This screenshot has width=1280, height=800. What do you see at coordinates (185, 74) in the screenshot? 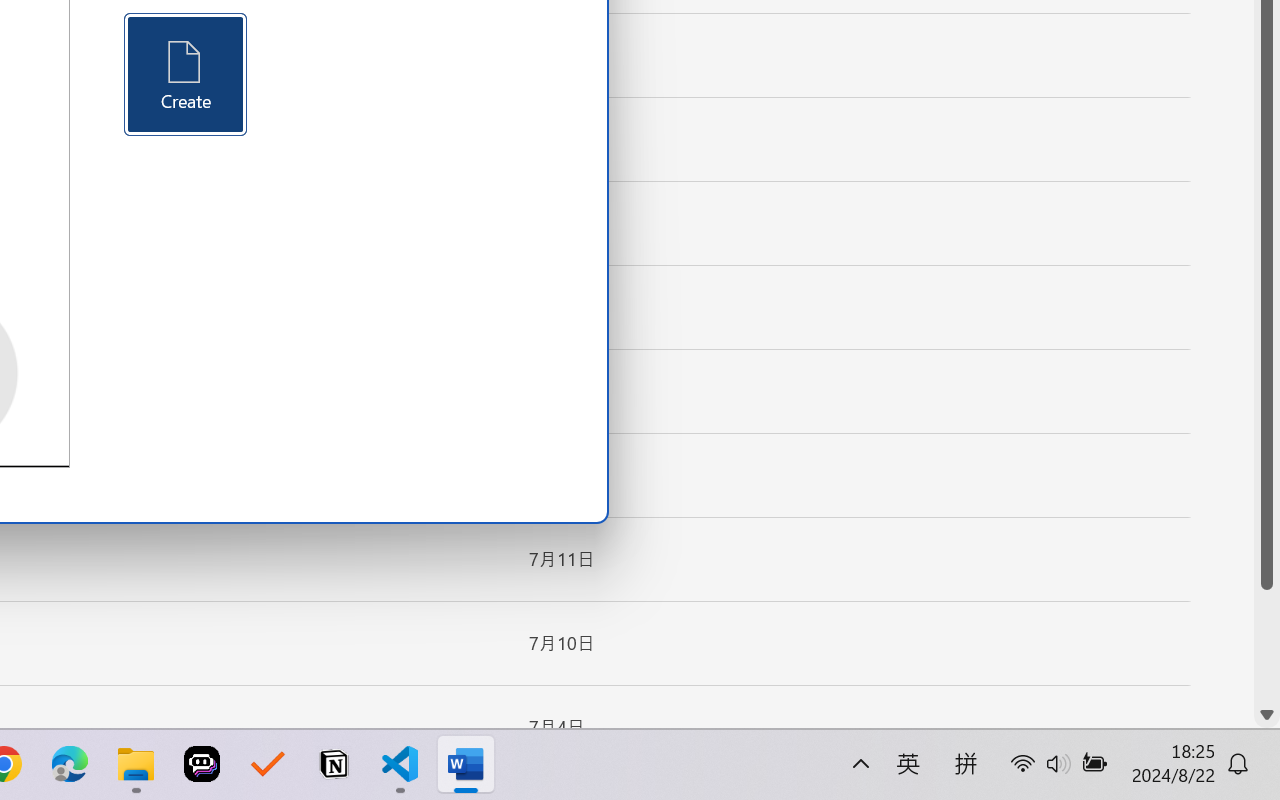
I see `'Create'` at bounding box center [185, 74].